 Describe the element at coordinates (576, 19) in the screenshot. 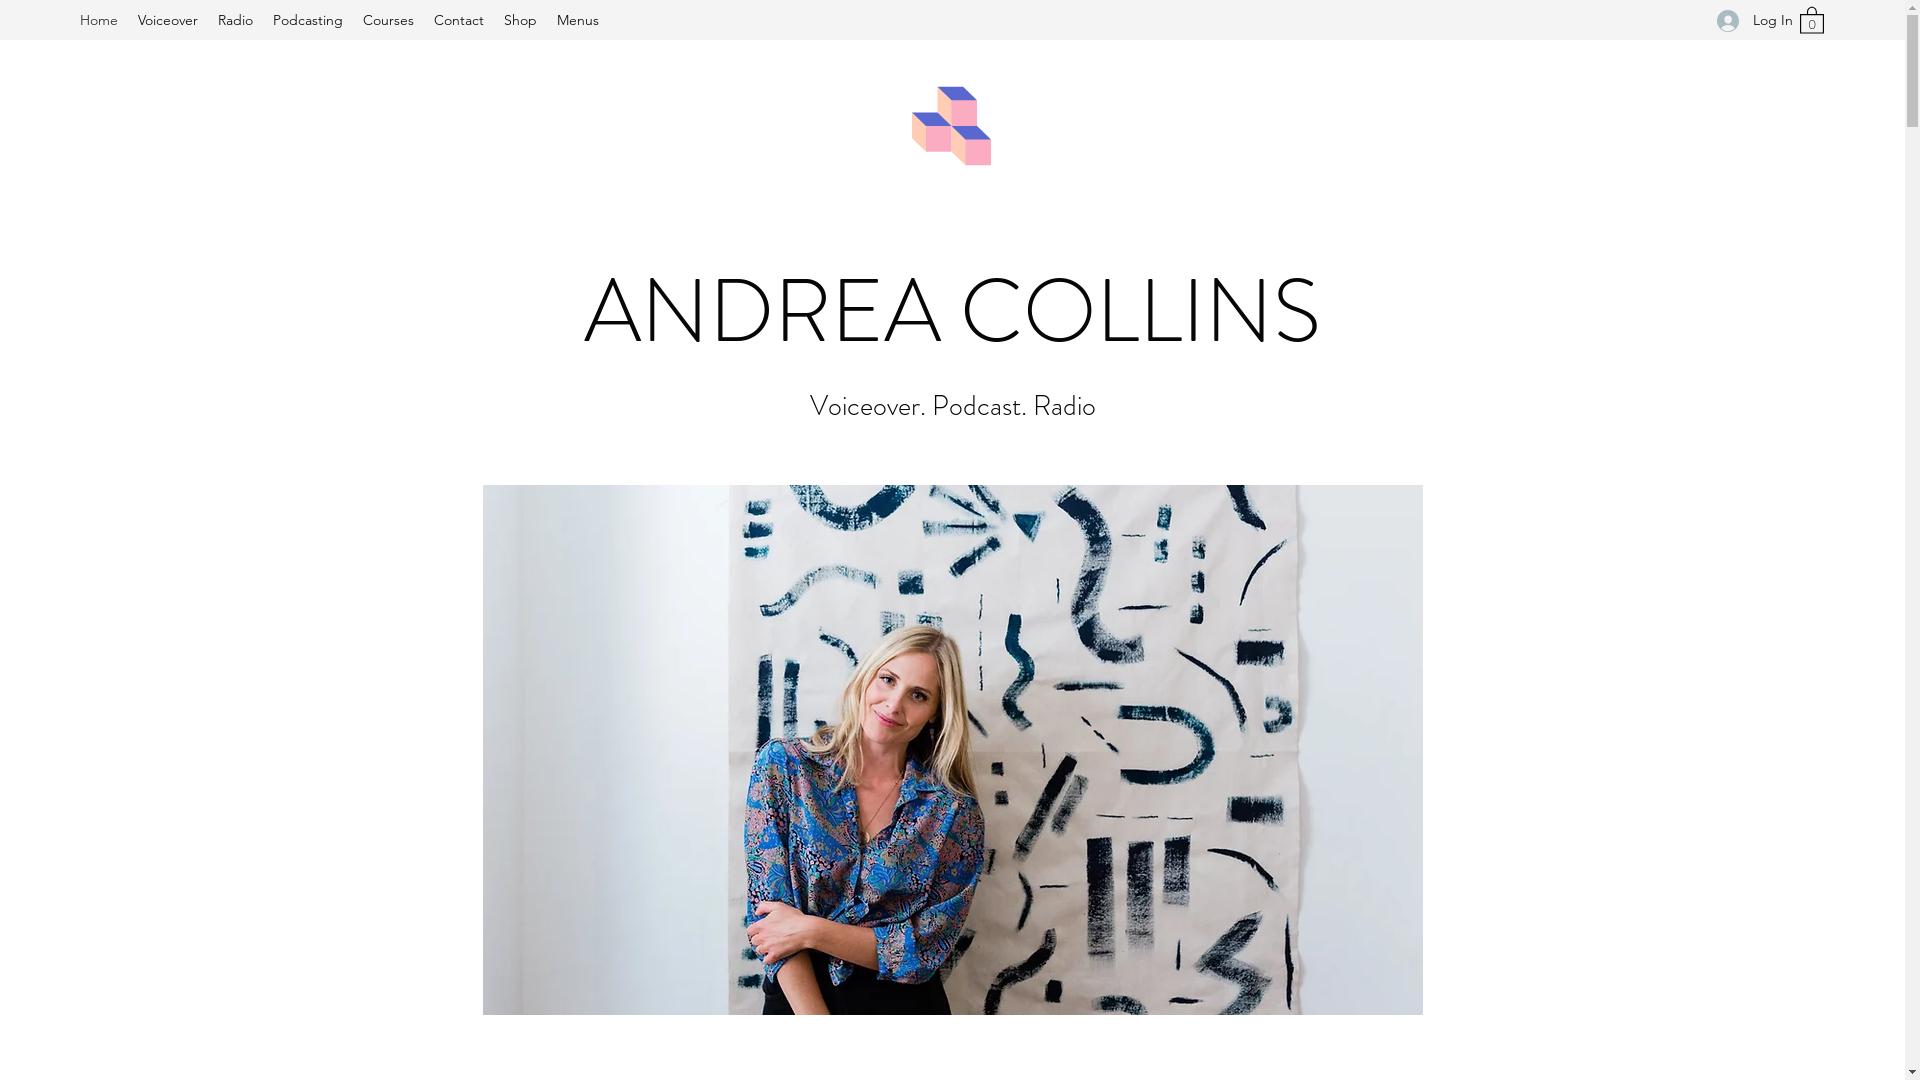

I see `'Menus'` at that location.